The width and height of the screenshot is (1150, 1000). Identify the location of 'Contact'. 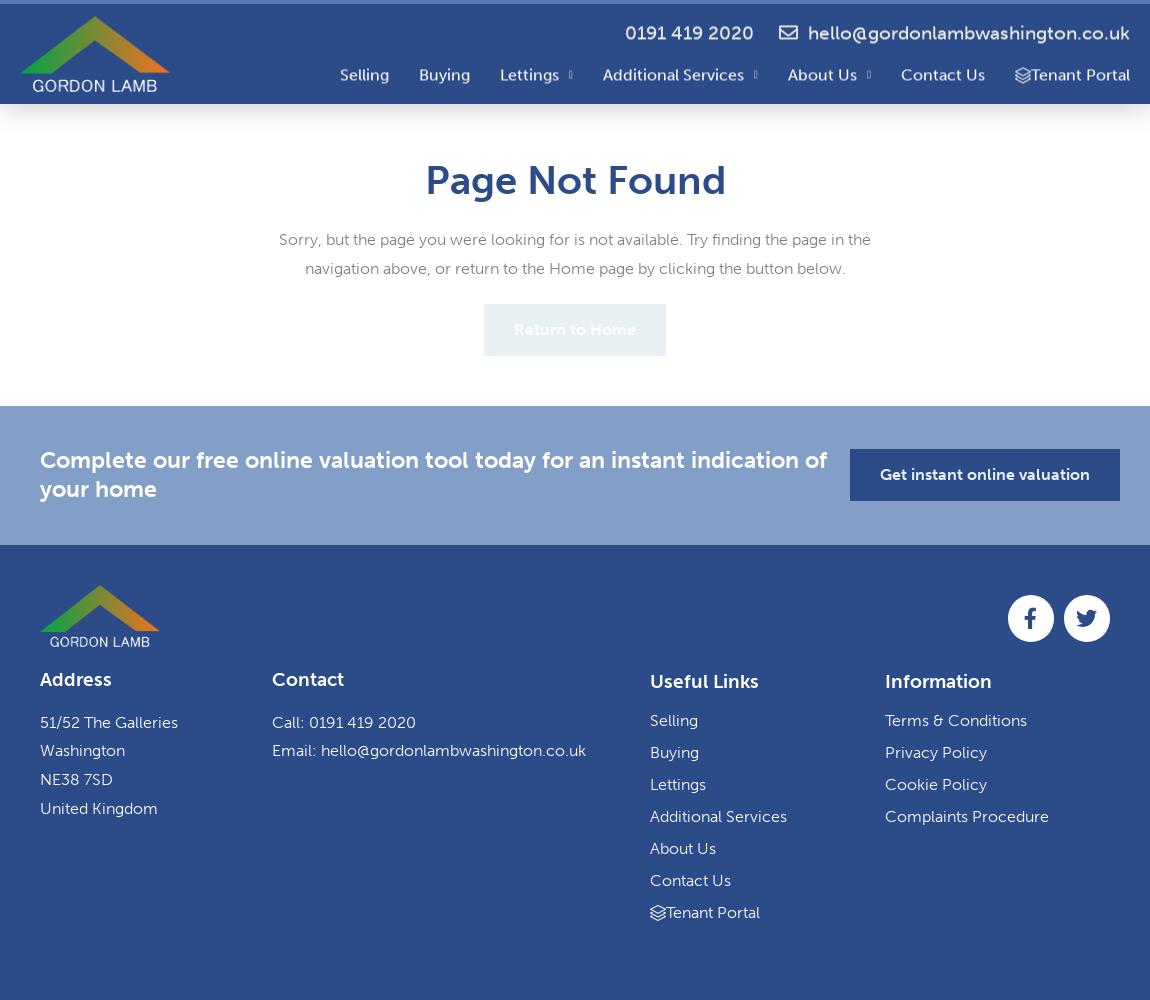
(270, 678).